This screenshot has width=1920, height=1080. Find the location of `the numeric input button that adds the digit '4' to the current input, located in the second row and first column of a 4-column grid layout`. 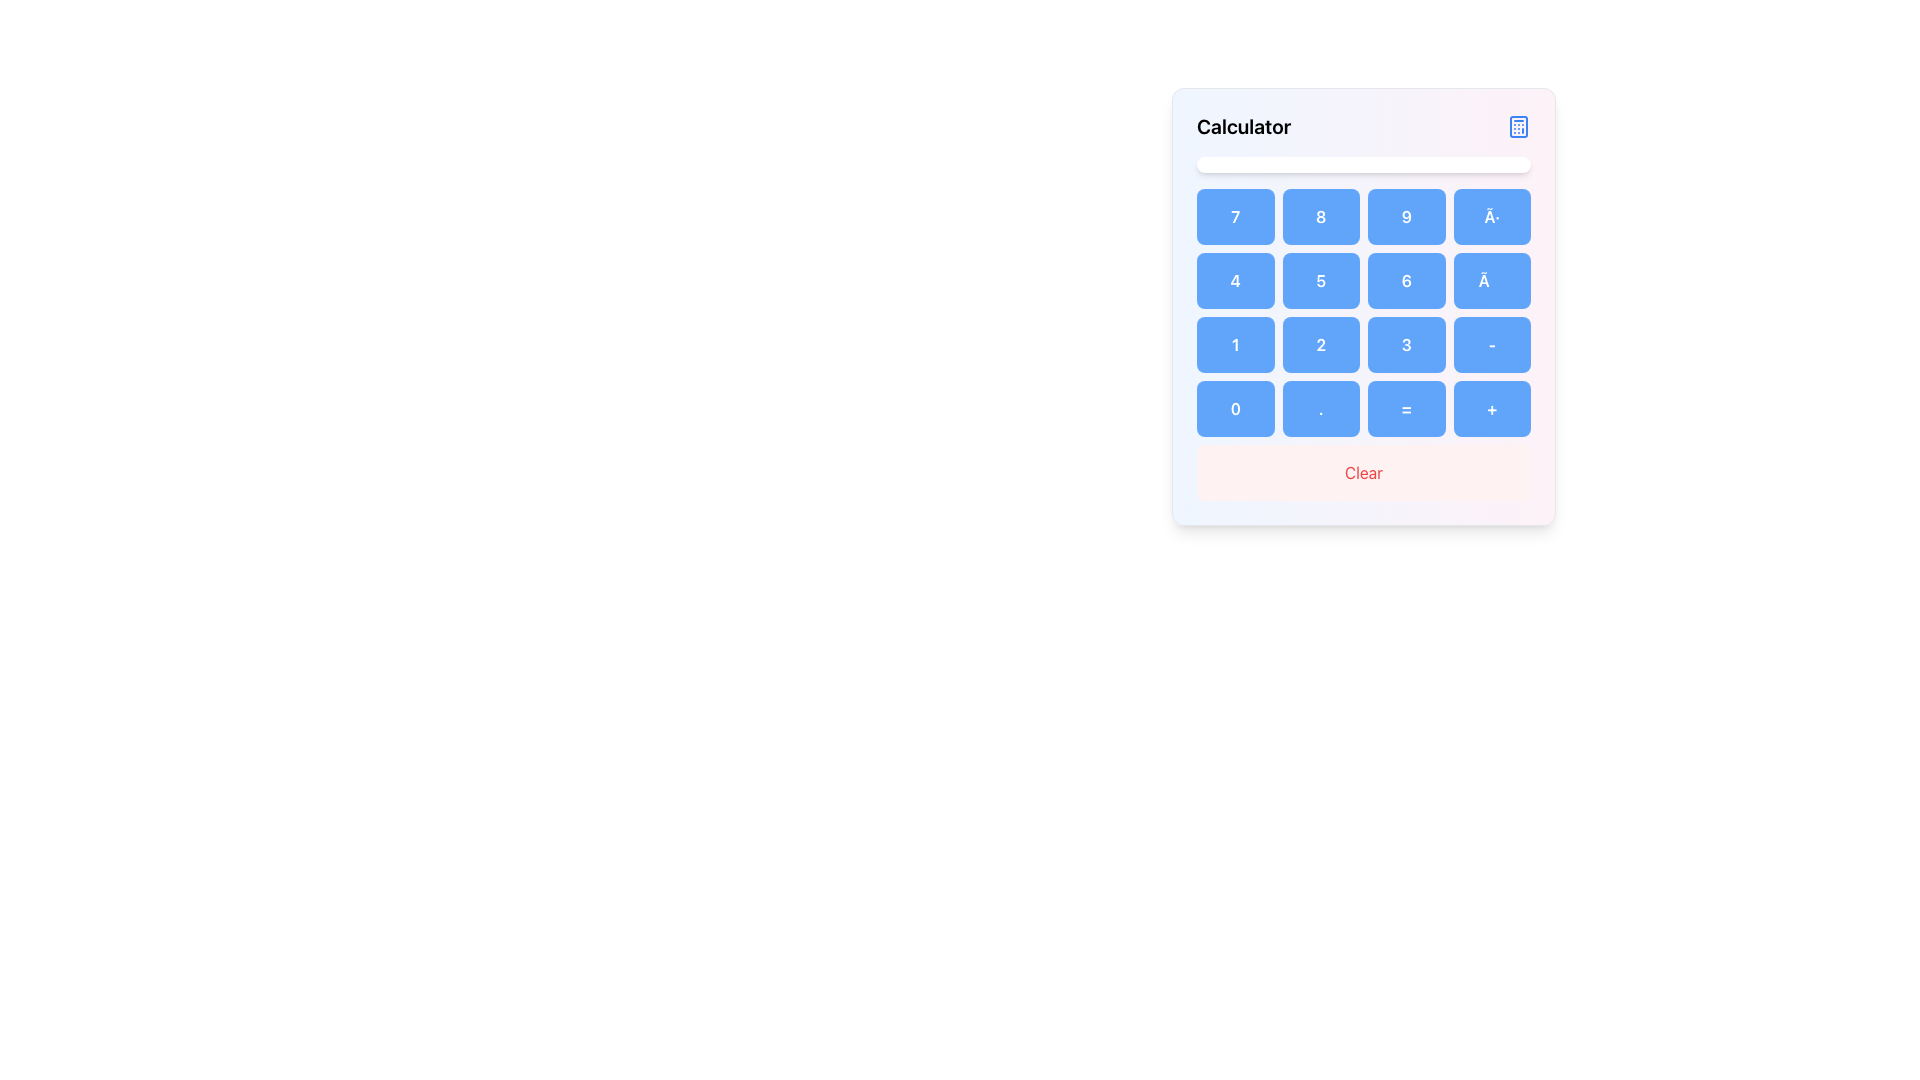

the numeric input button that adds the digit '4' to the current input, located in the second row and first column of a 4-column grid layout is located at coordinates (1234, 281).